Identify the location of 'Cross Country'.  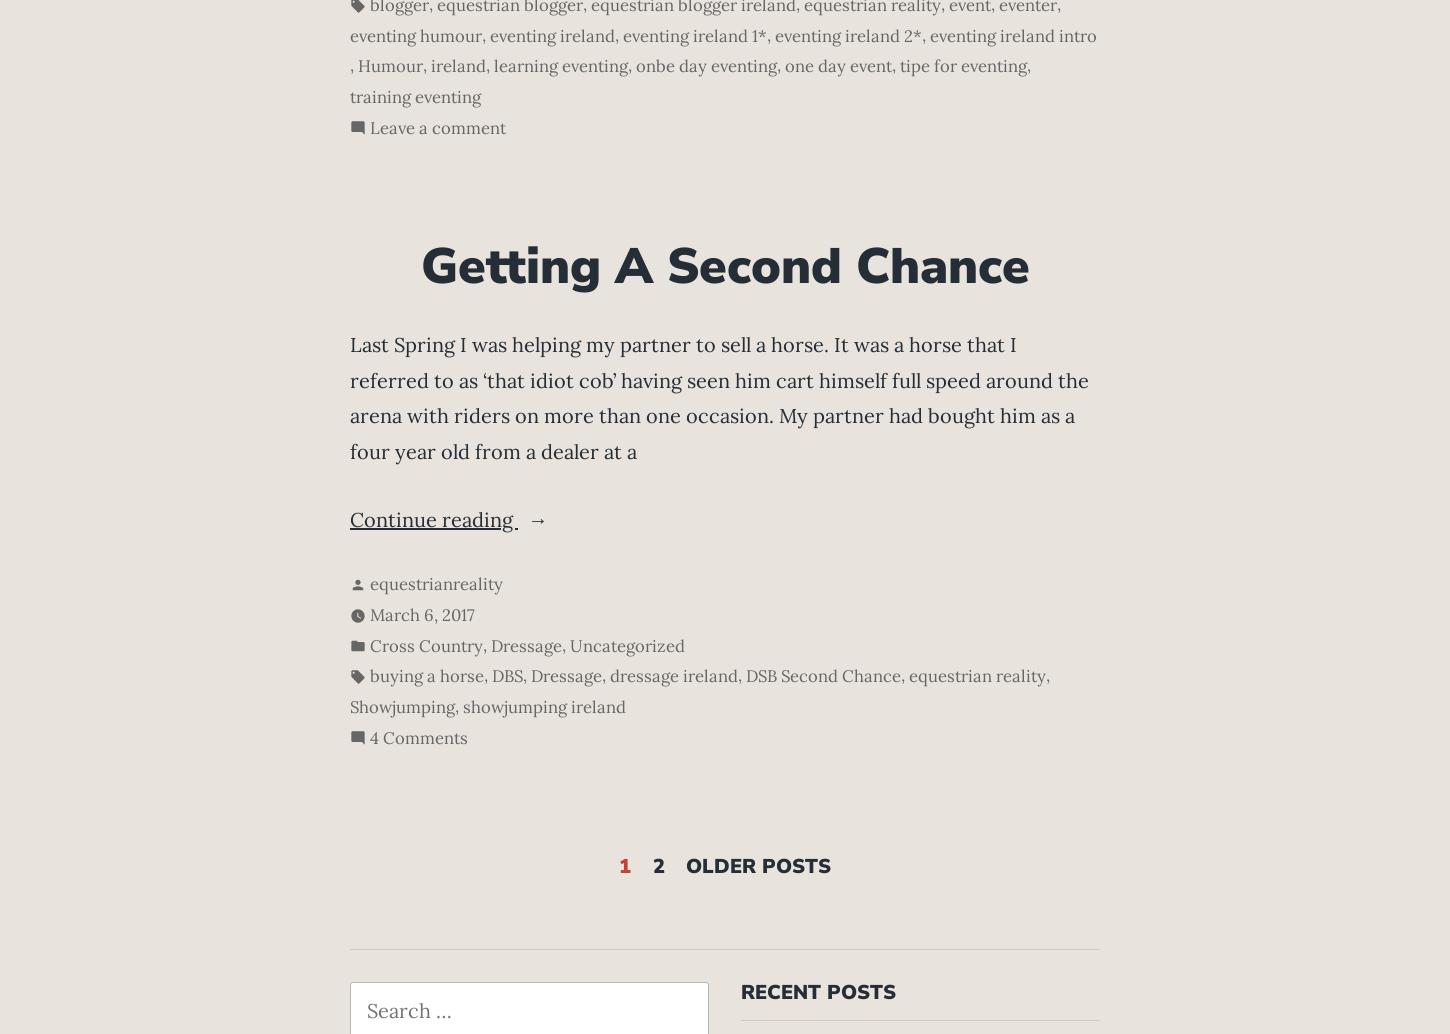
(425, 645).